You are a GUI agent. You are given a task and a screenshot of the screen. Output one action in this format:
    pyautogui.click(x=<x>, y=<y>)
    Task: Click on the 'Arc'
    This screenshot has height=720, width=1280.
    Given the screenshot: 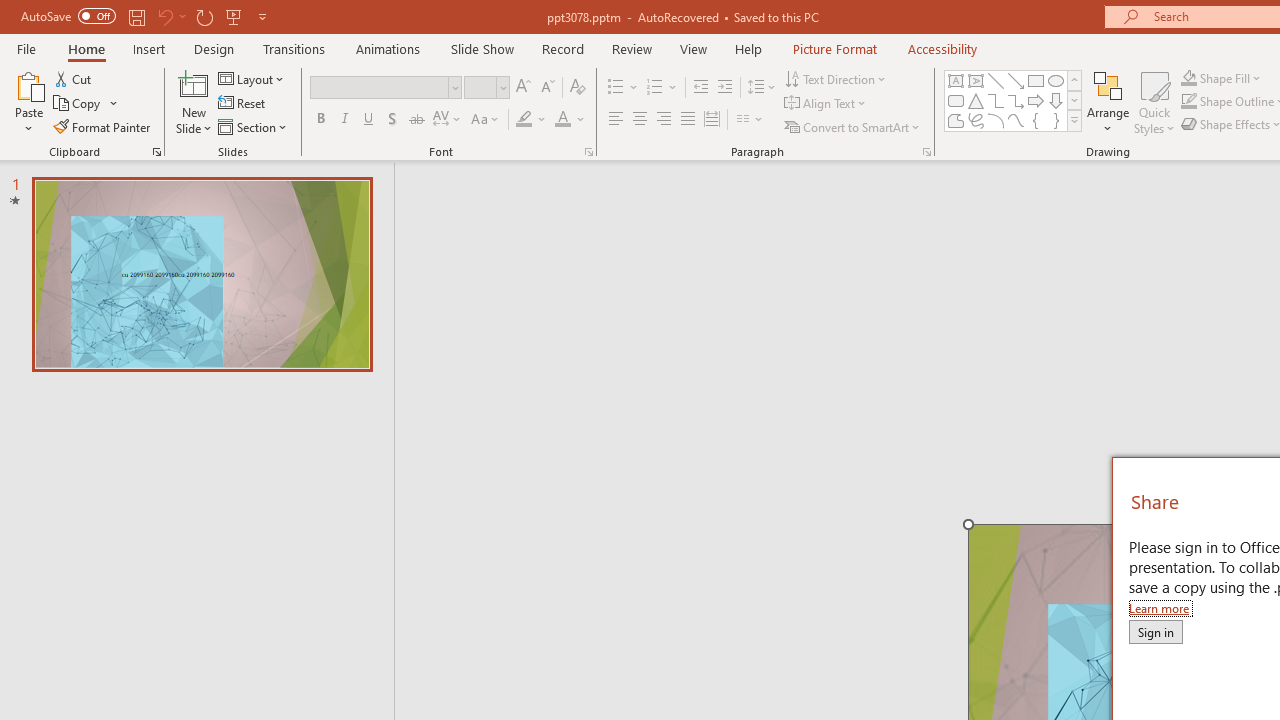 What is the action you would take?
    pyautogui.click(x=995, y=120)
    